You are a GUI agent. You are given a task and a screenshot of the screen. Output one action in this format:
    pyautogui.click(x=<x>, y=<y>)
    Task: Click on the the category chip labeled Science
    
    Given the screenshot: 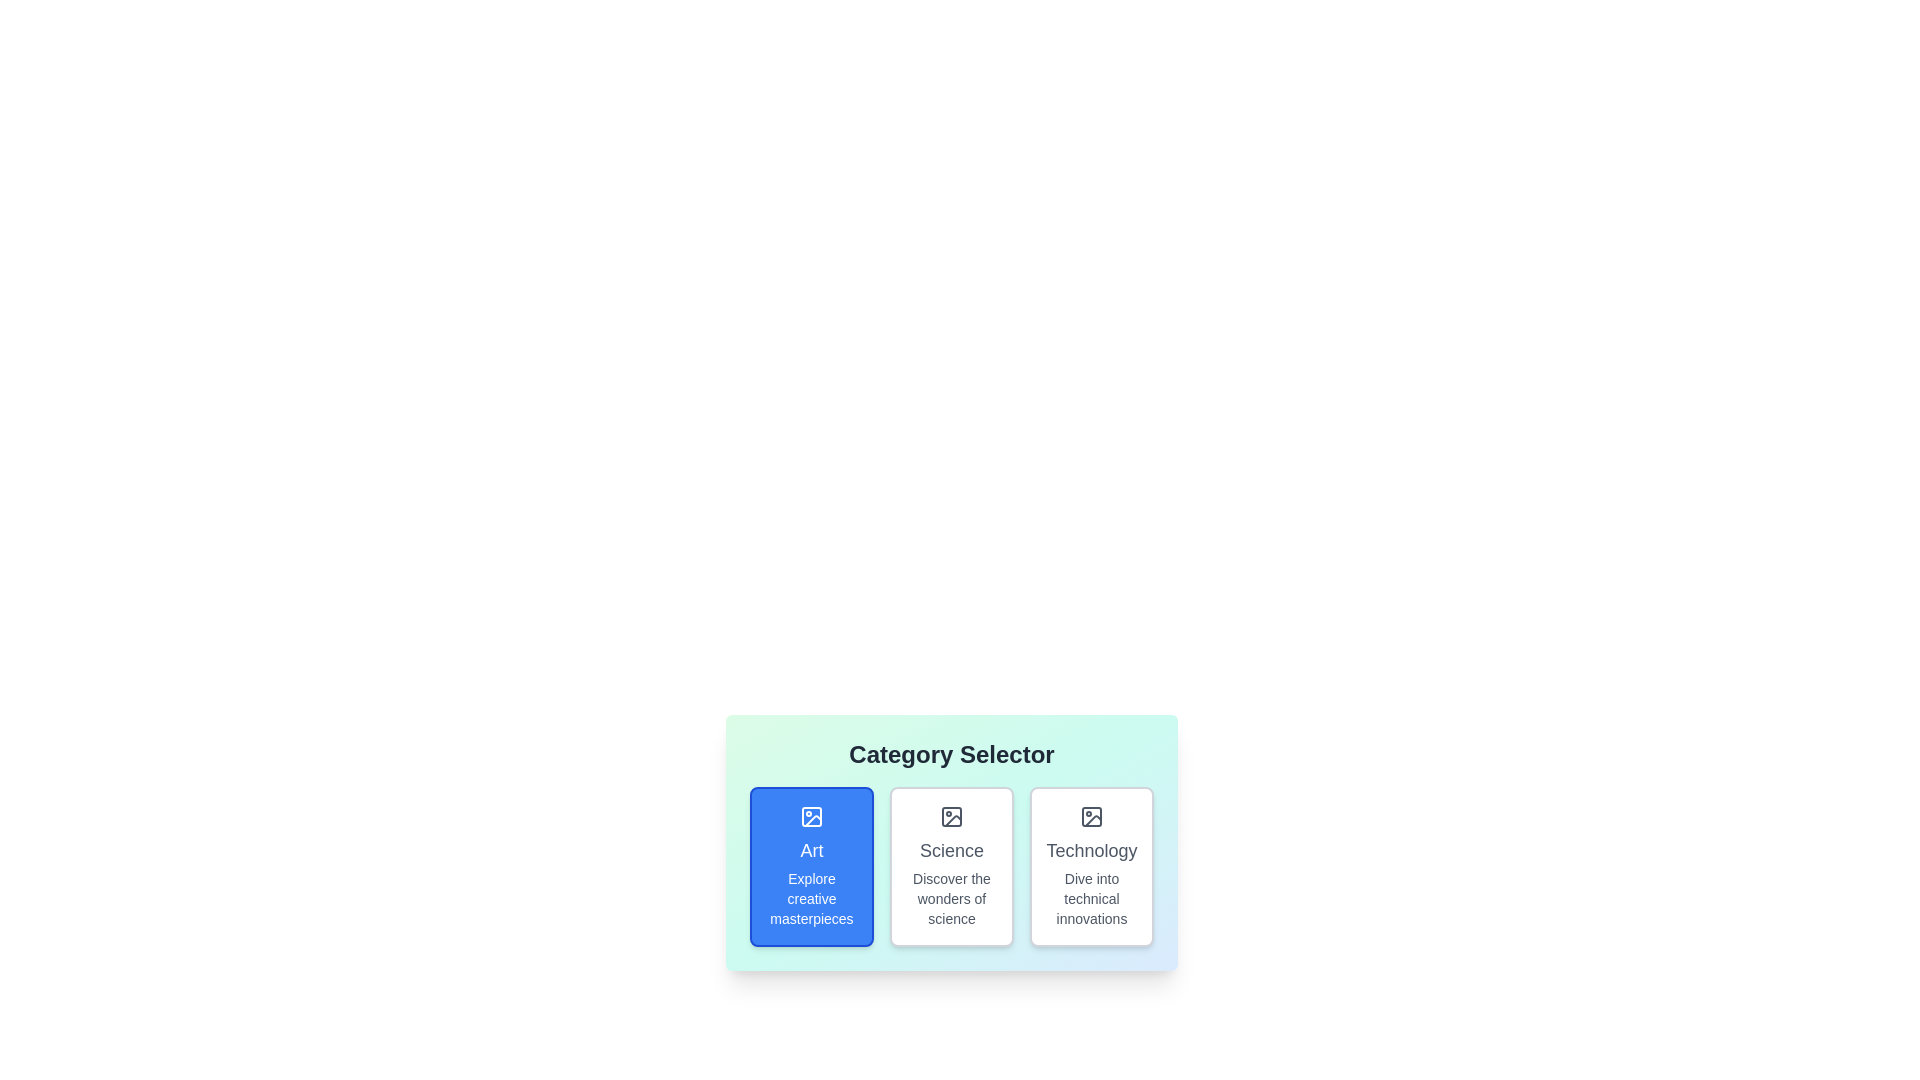 What is the action you would take?
    pyautogui.click(x=950, y=866)
    